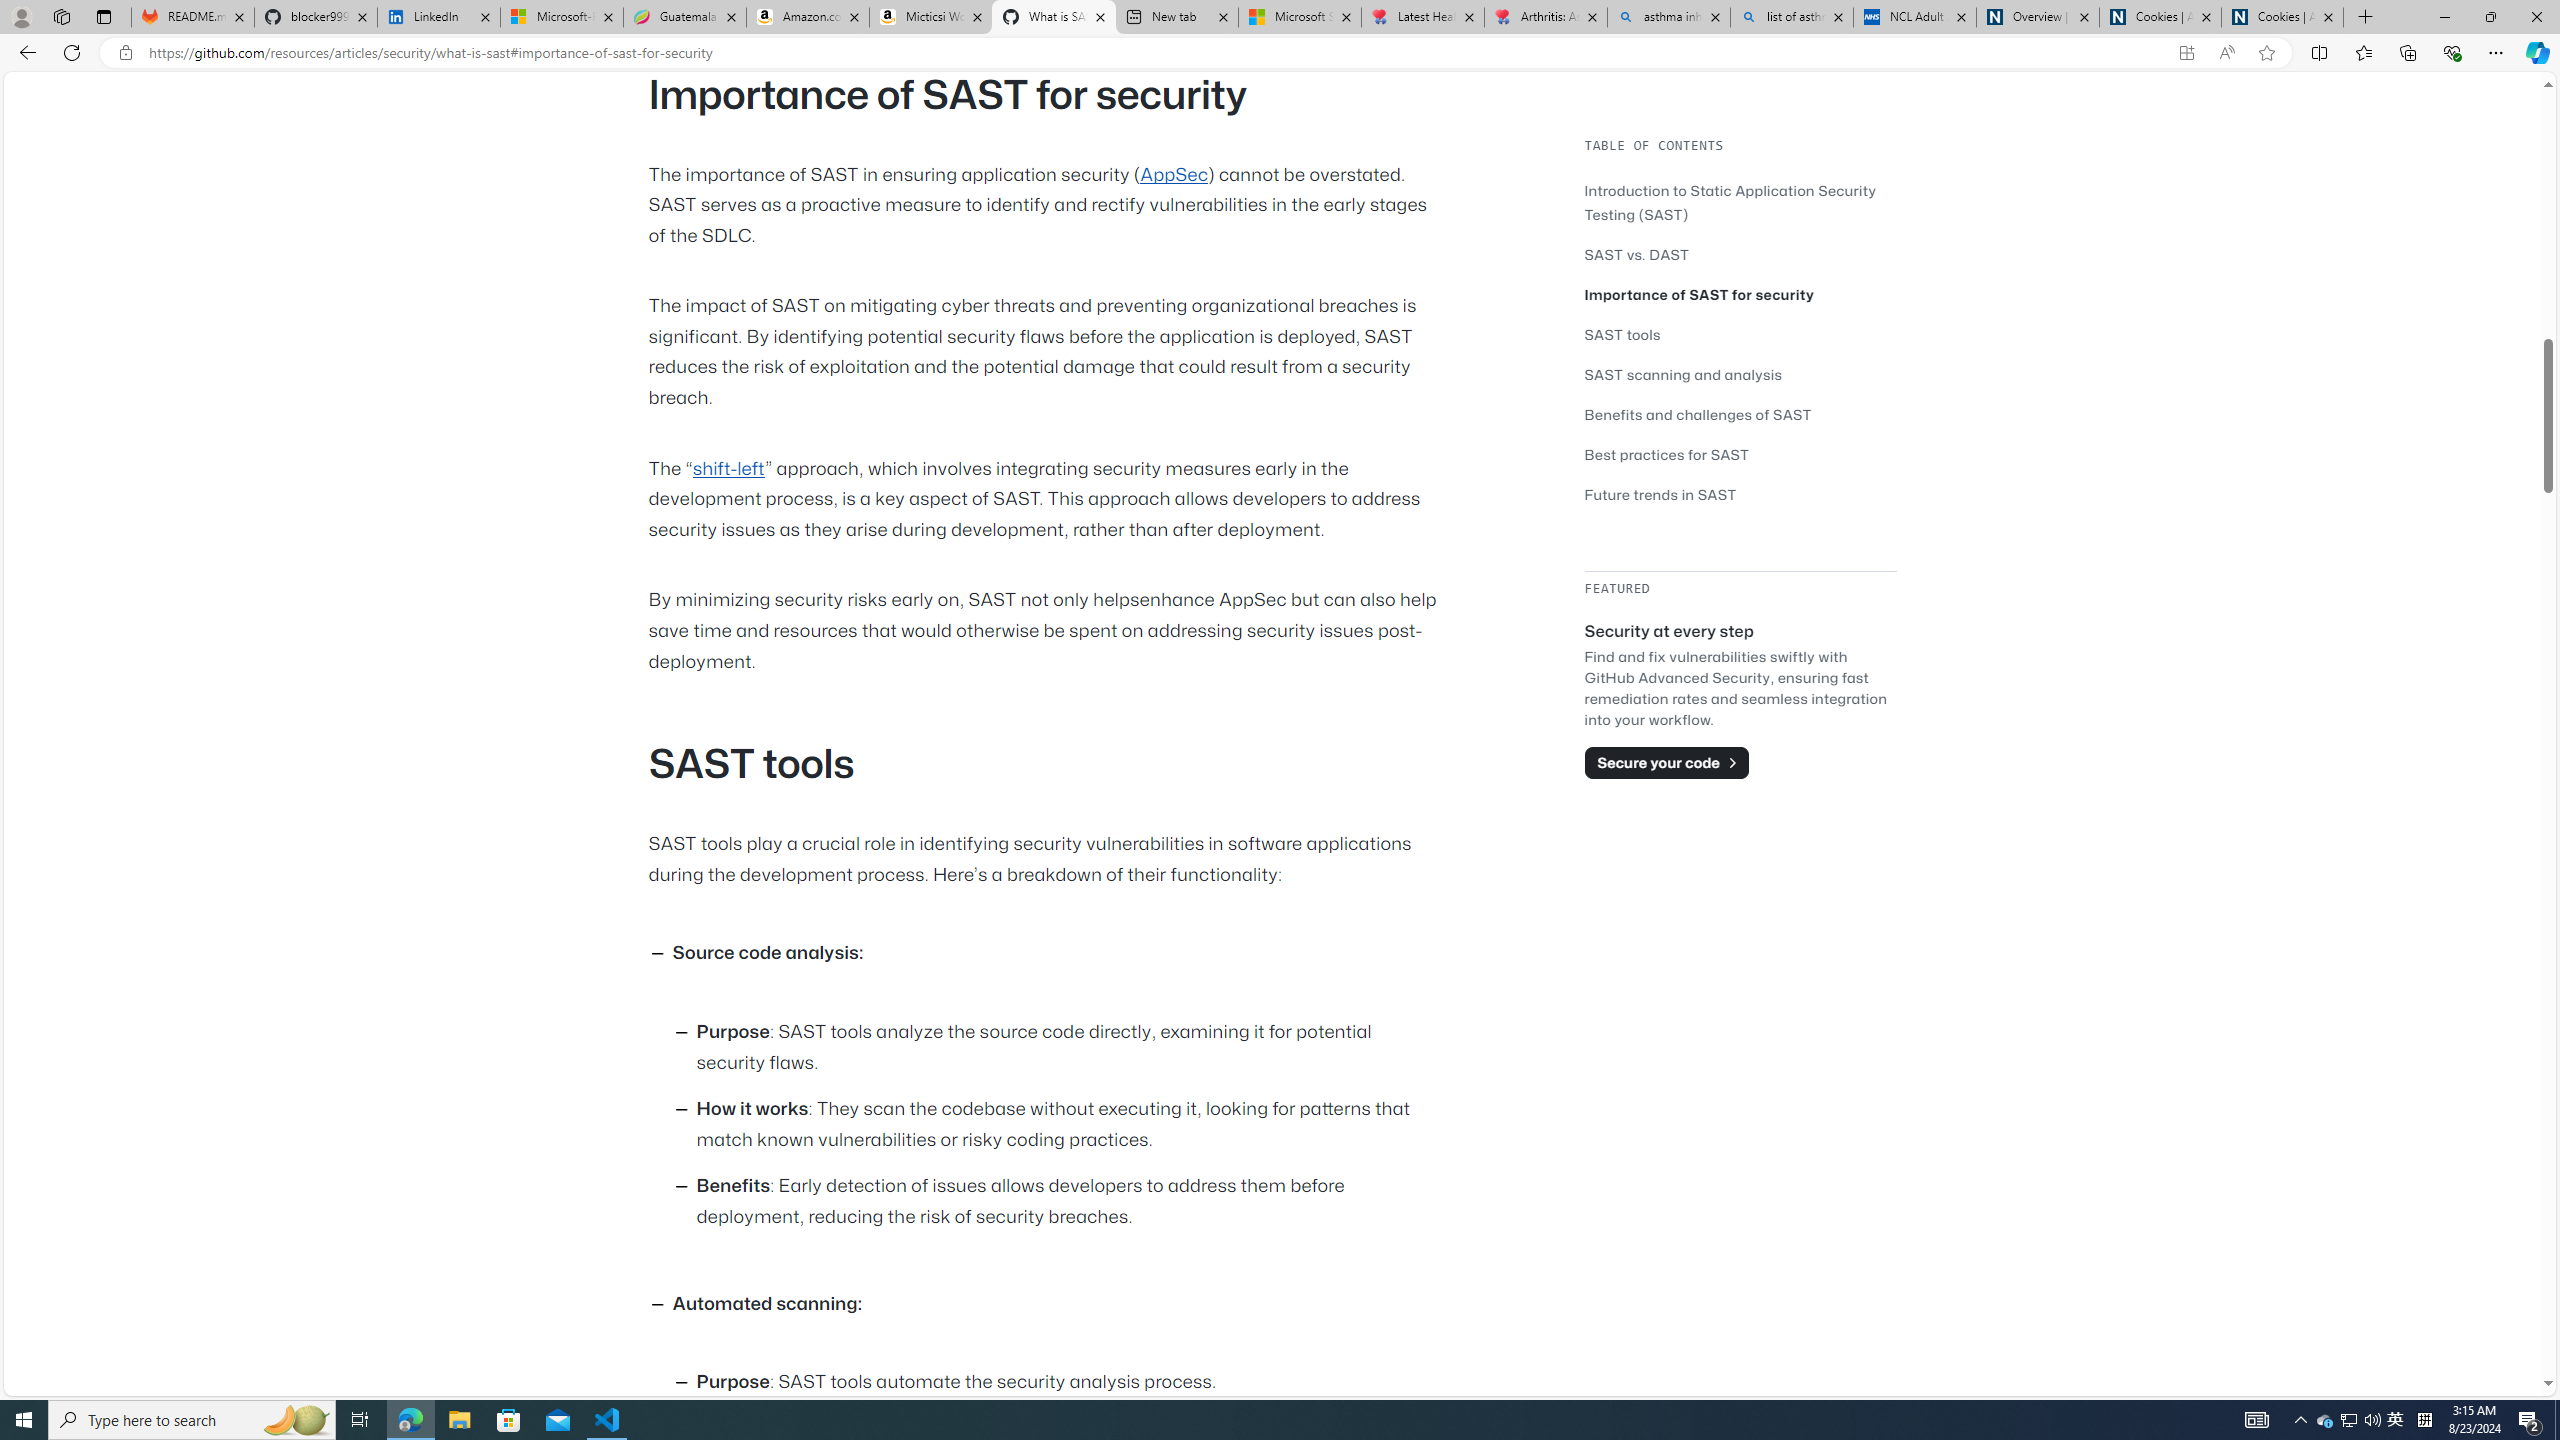 Image resolution: width=2560 pixels, height=1440 pixels. Describe the element at coordinates (1173, 173) in the screenshot. I see `'AppSec'` at that location.